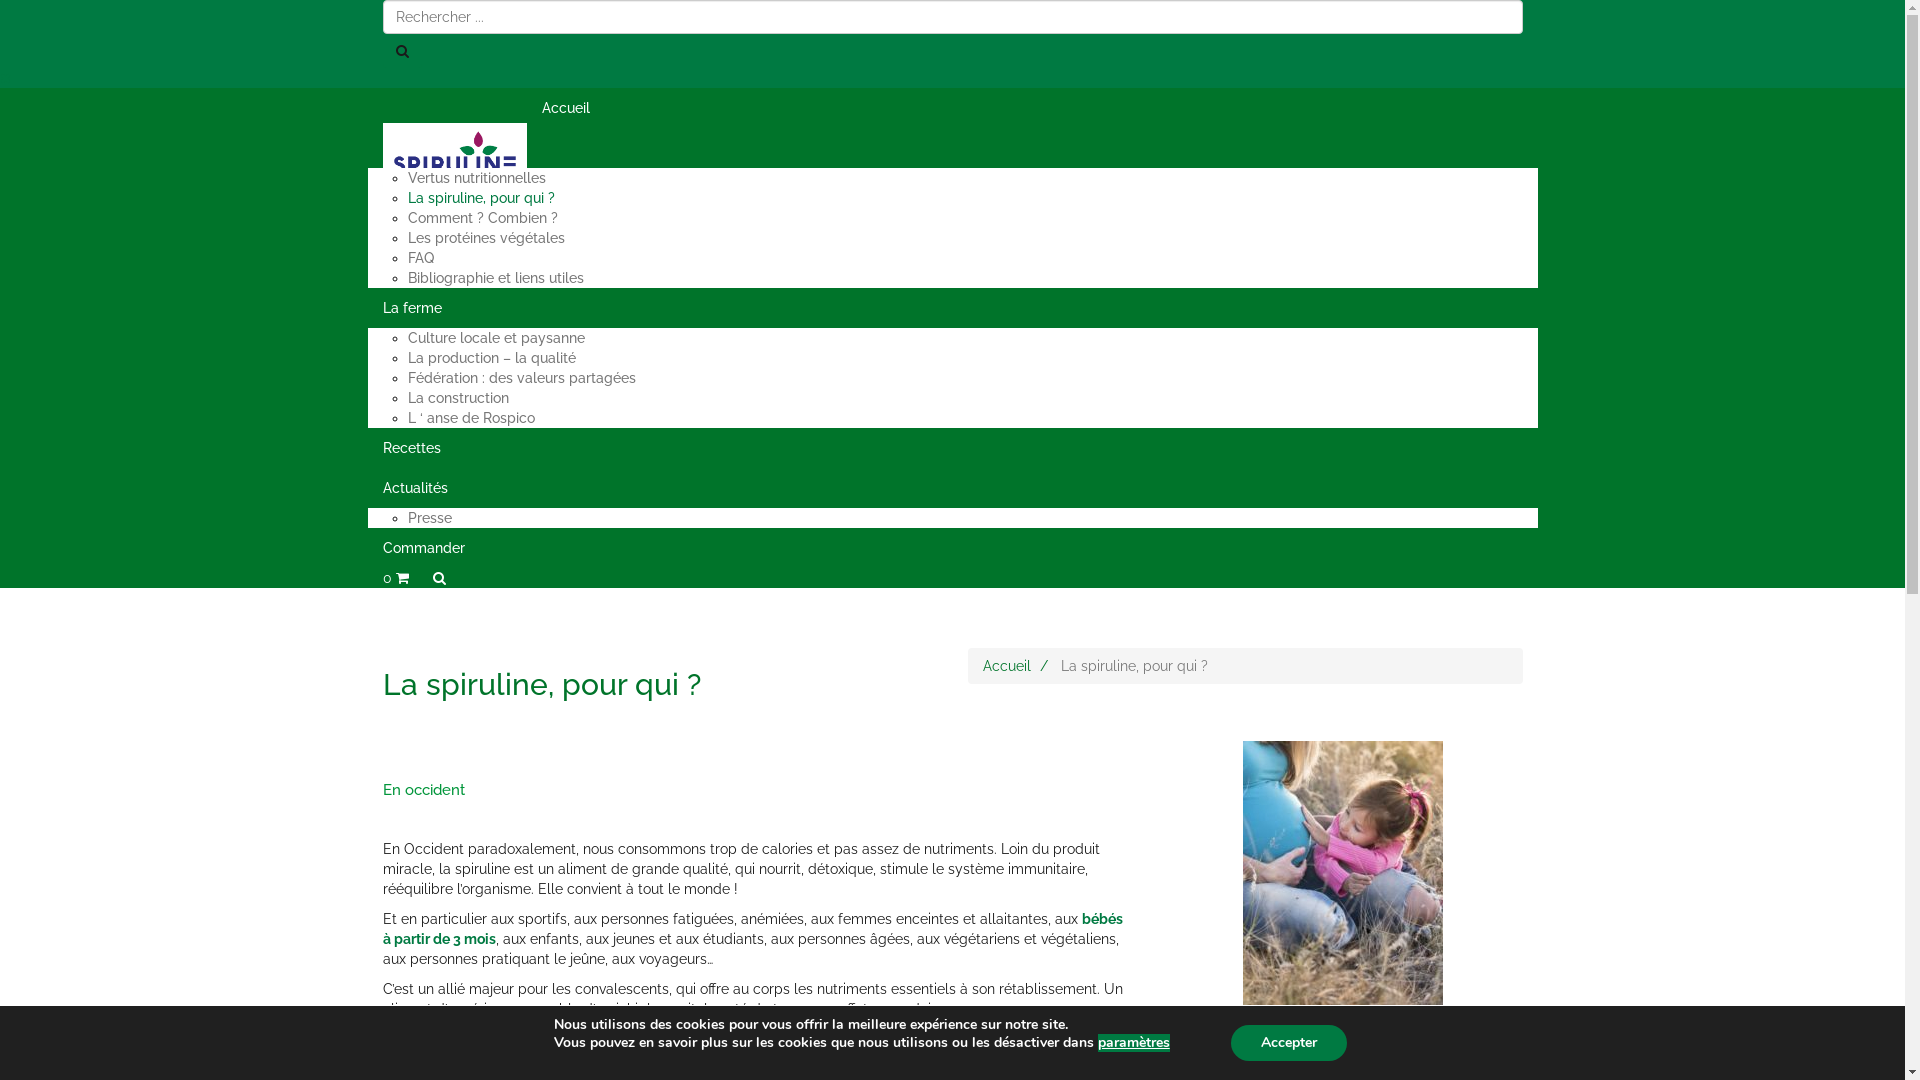 This screenshot has width=1920, height=1080. I want to click on 'Bibliographie et liens utiles', so click(495, 277).